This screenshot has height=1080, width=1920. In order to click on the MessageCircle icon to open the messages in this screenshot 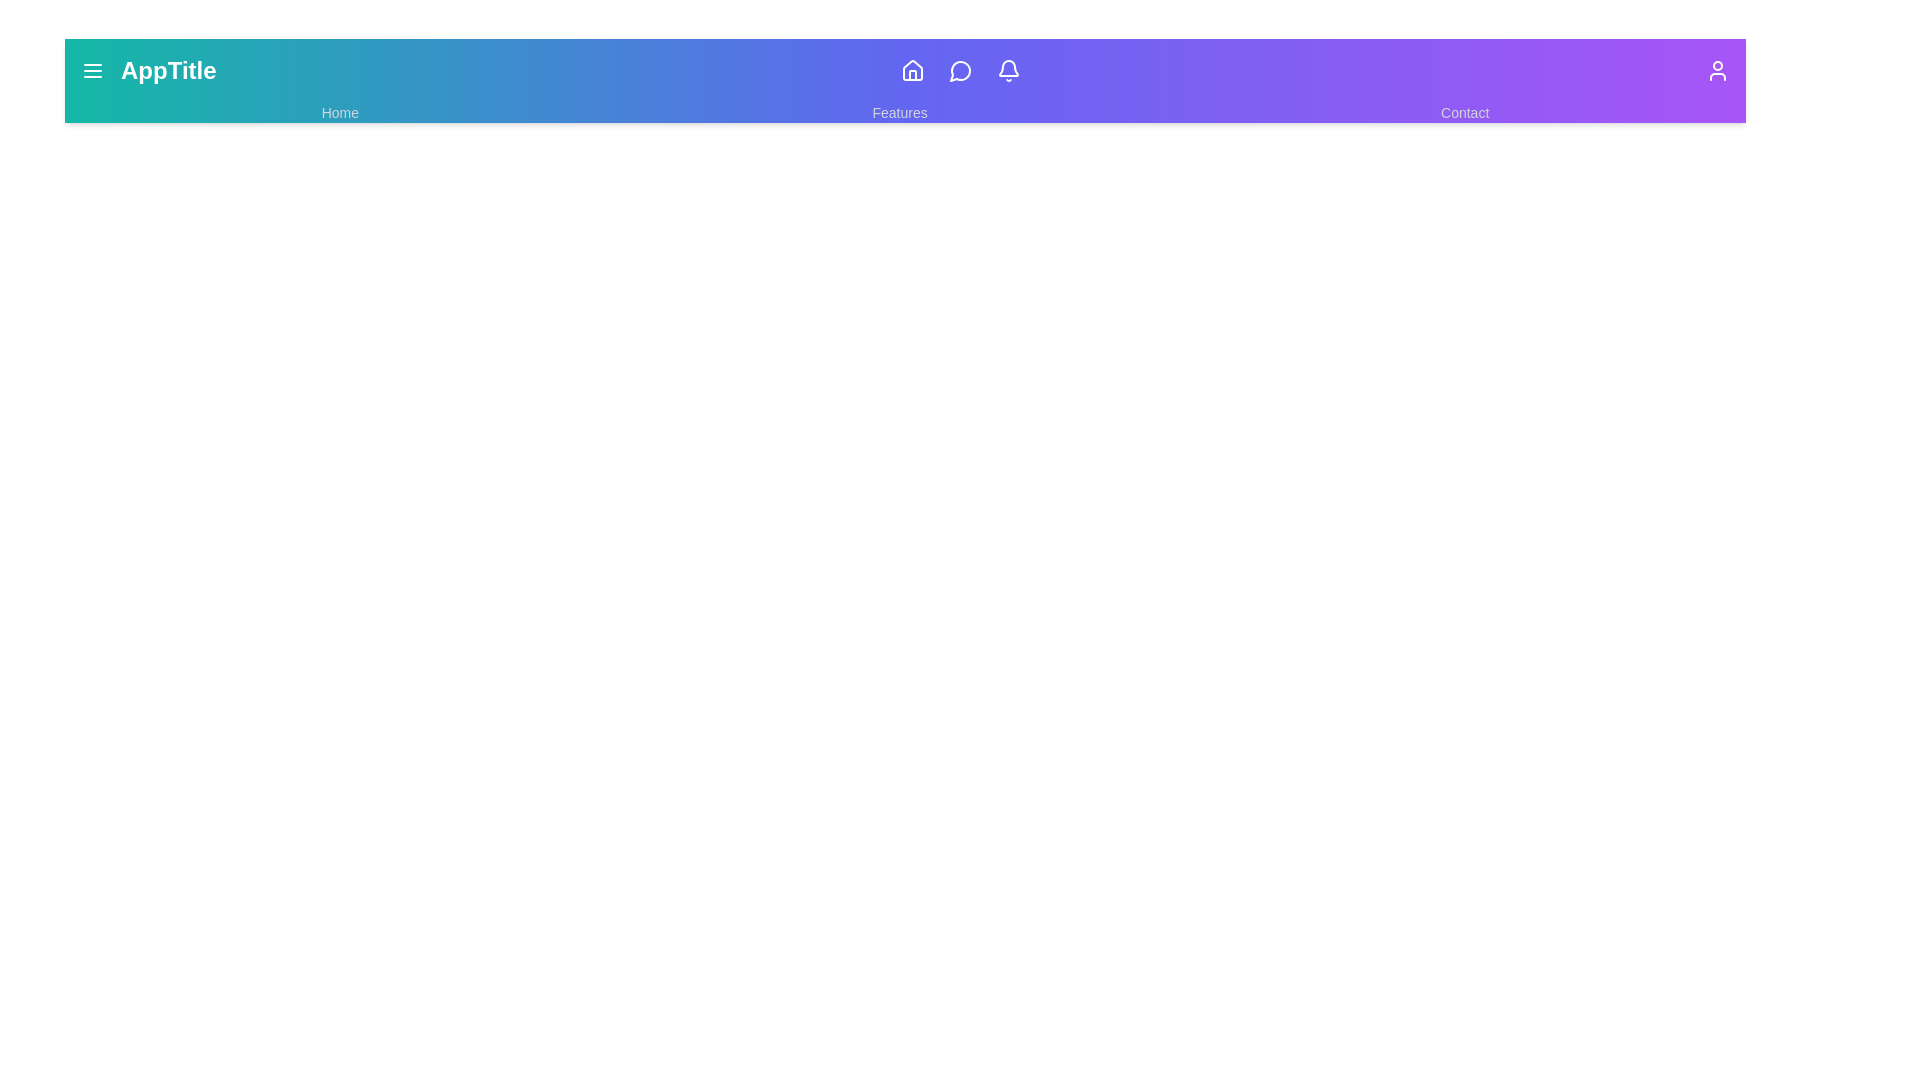, I will do `click(961, 69)`.